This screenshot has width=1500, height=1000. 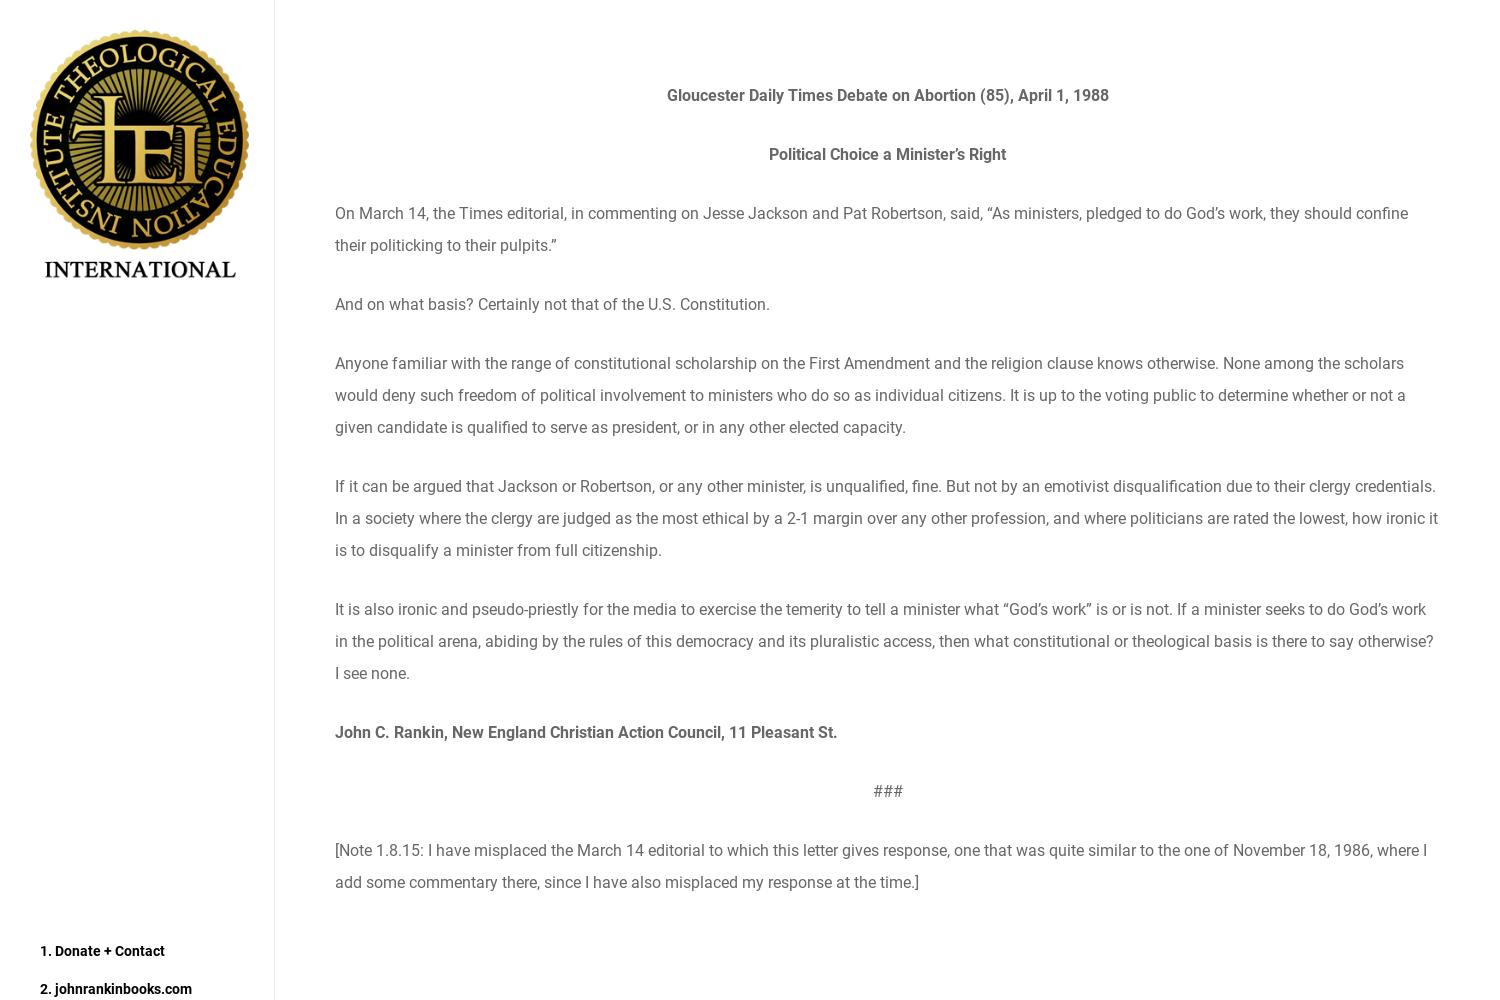 What do you see at coordinates (333, 641) in the screenshot?
I see `'It is also ironic and pseudo-priestly for the media to exercise the temerity to tell a minister what “God’s work” is or is not. If a minister seeks to do God’s work in the political arena, abiding by the rules of this democracy and its pluralistic access, then what constitutional or theological basis is there to say otherwise? I see none.'` at bounding box center [333, 641].